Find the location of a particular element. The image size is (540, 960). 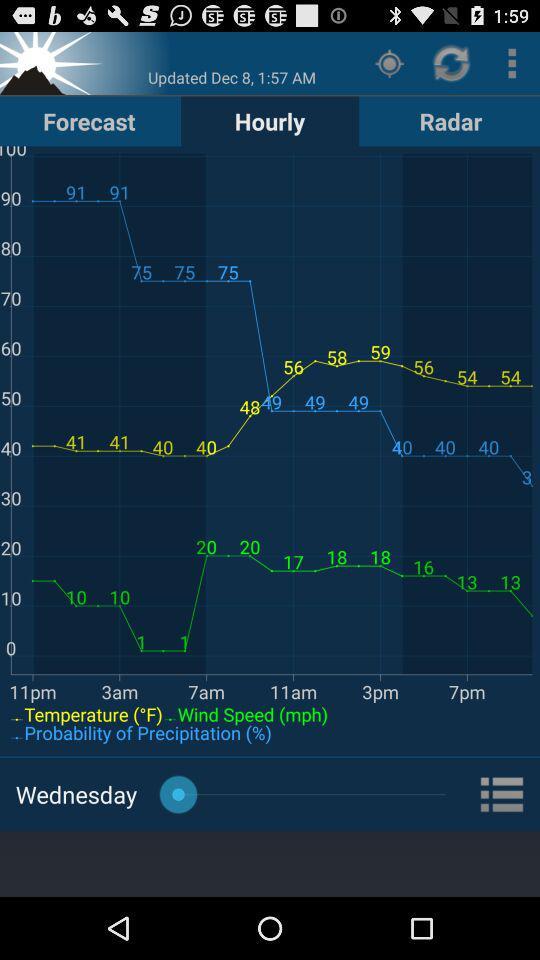

forecast is located at coordinates (88, 120).